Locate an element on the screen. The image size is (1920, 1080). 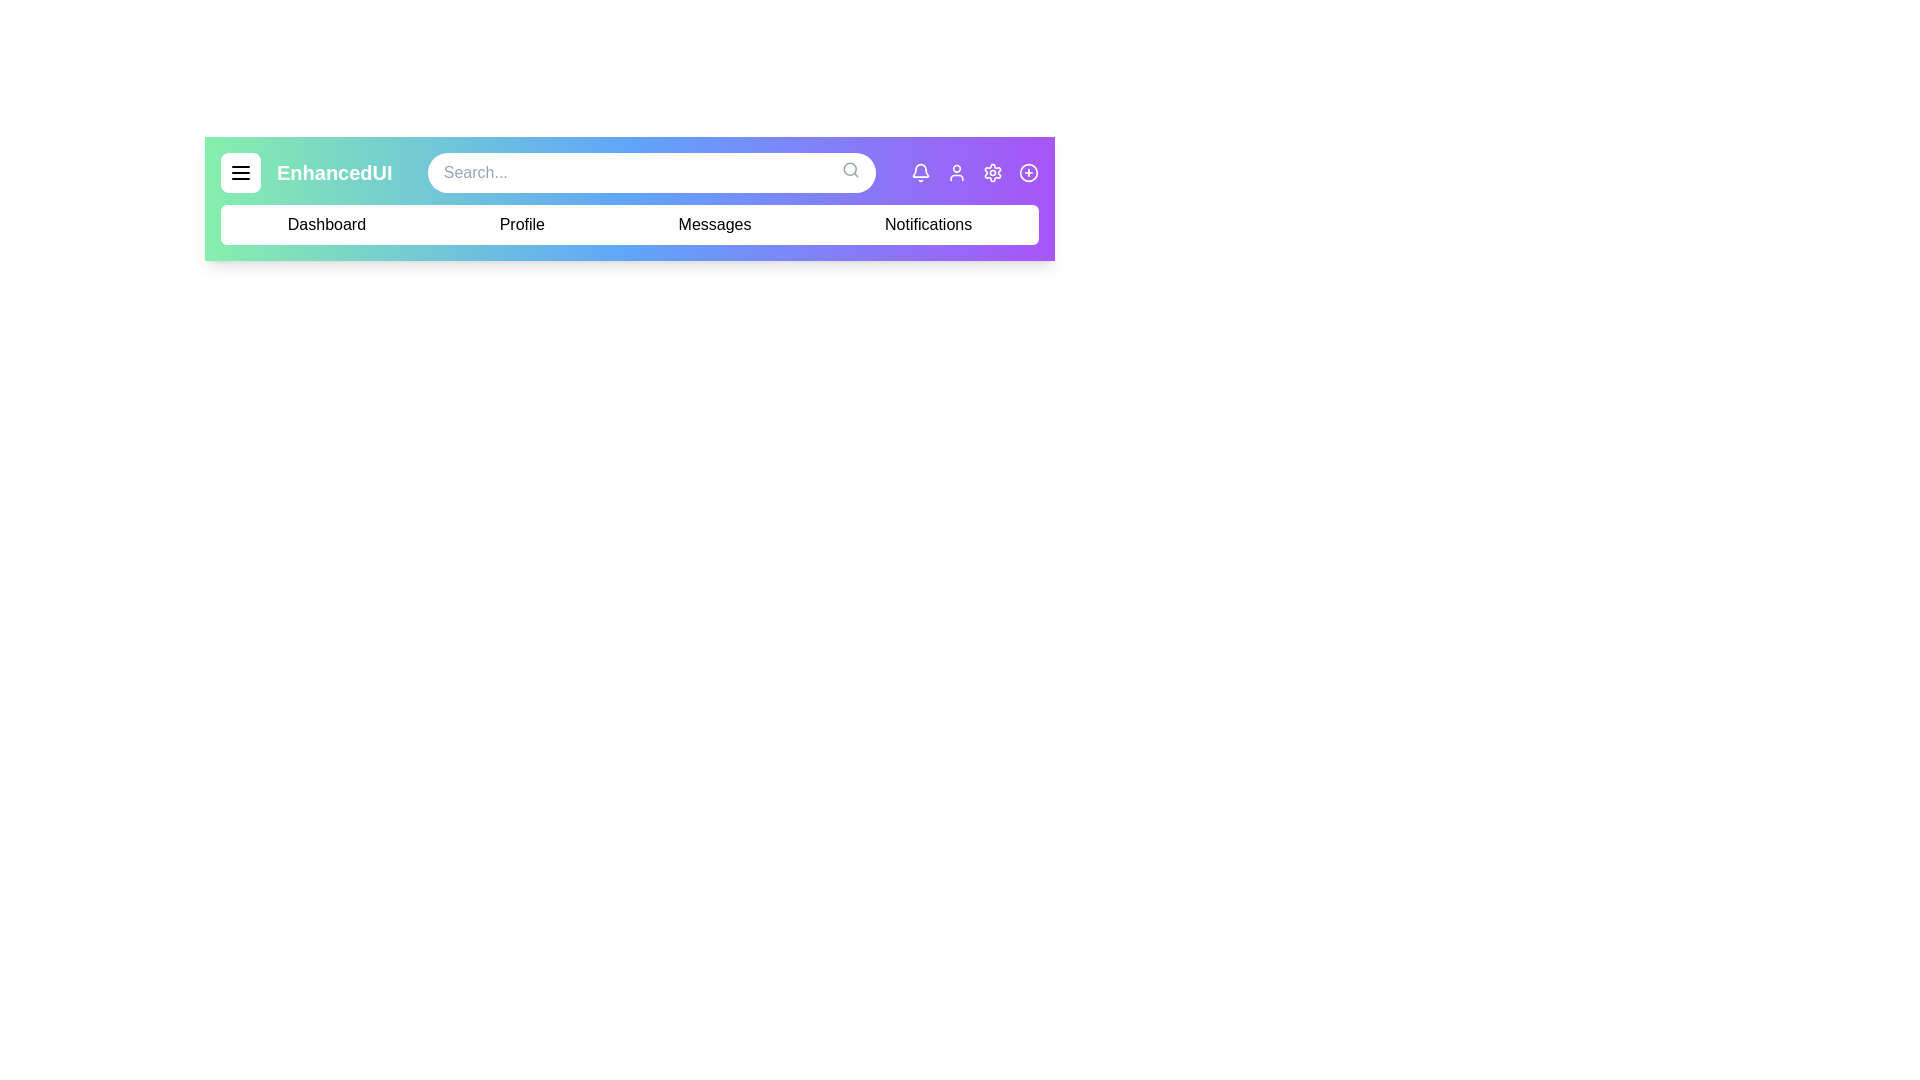
the menu item Dashboard from the navigation bar is located at coordinates (326, 224).